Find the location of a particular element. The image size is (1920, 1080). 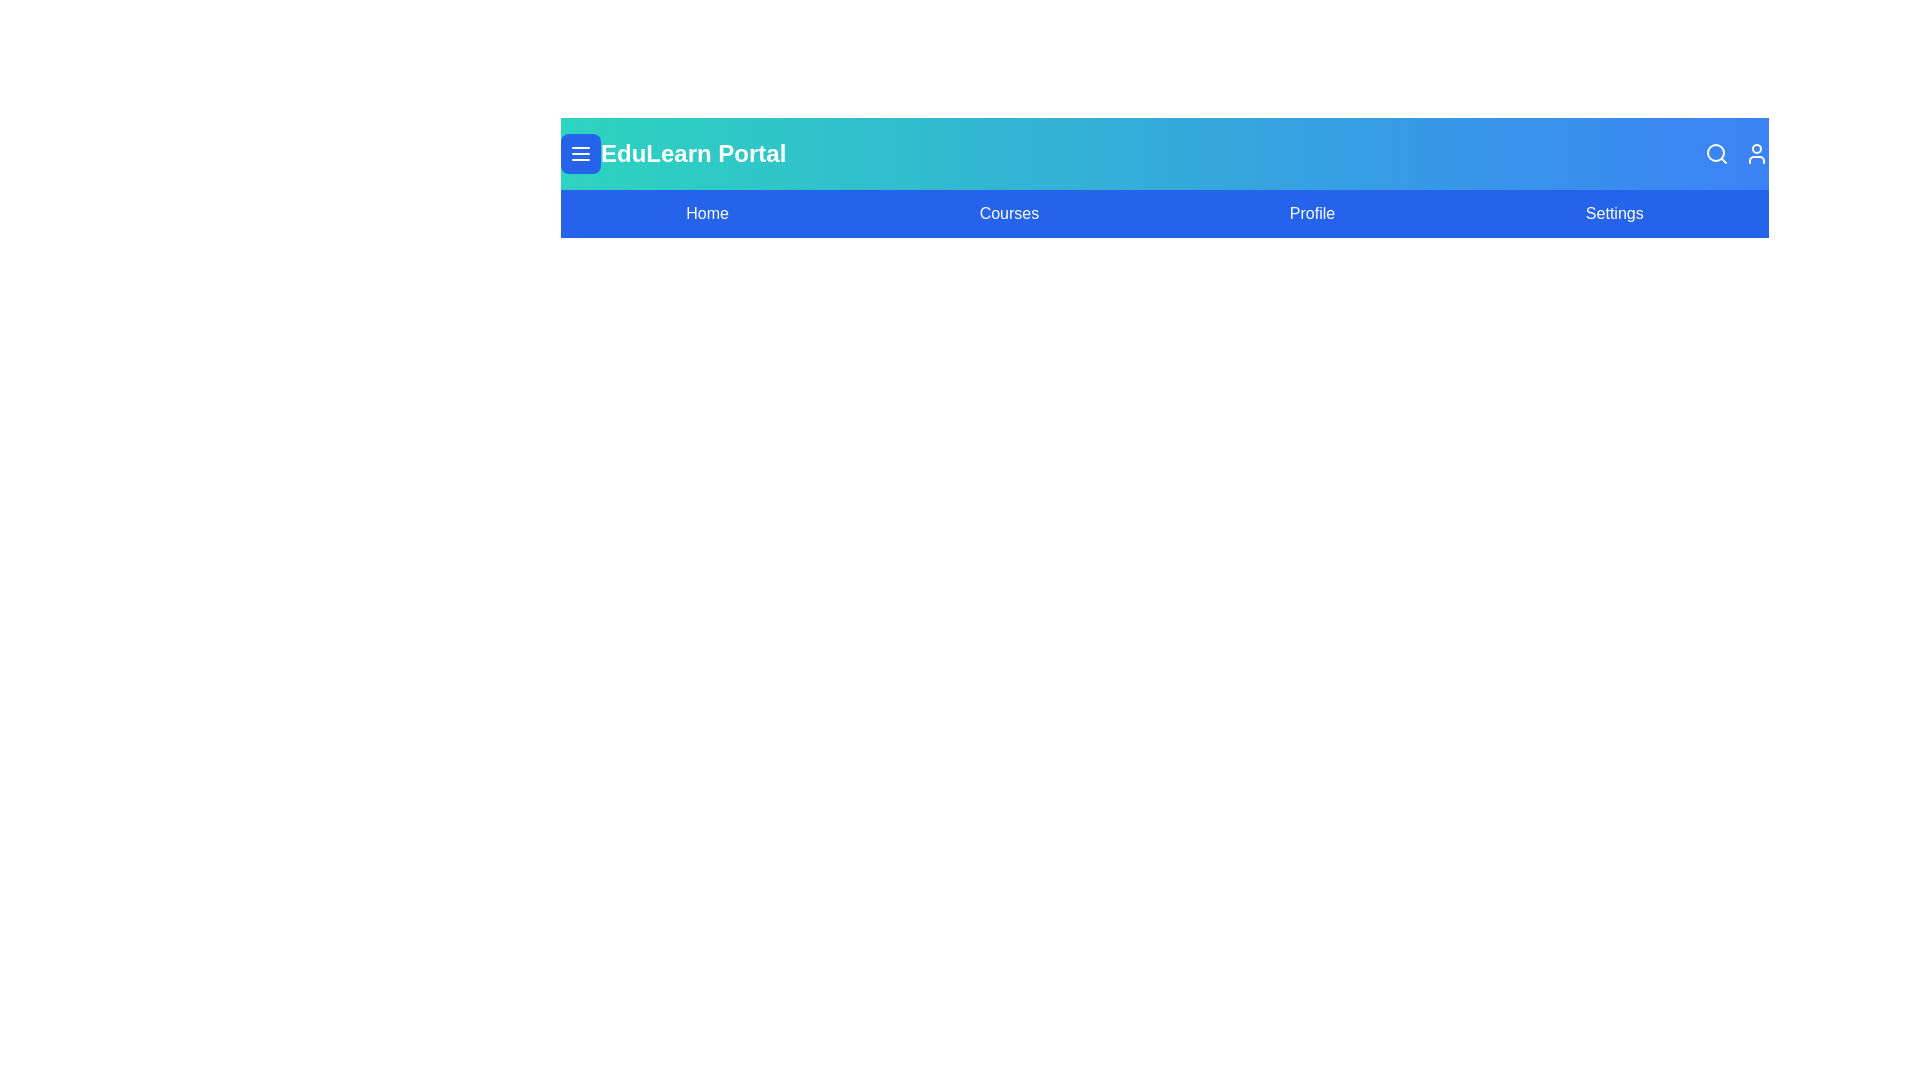

the header text 'EduLearn Portal' is located at coordinates (692, 153).